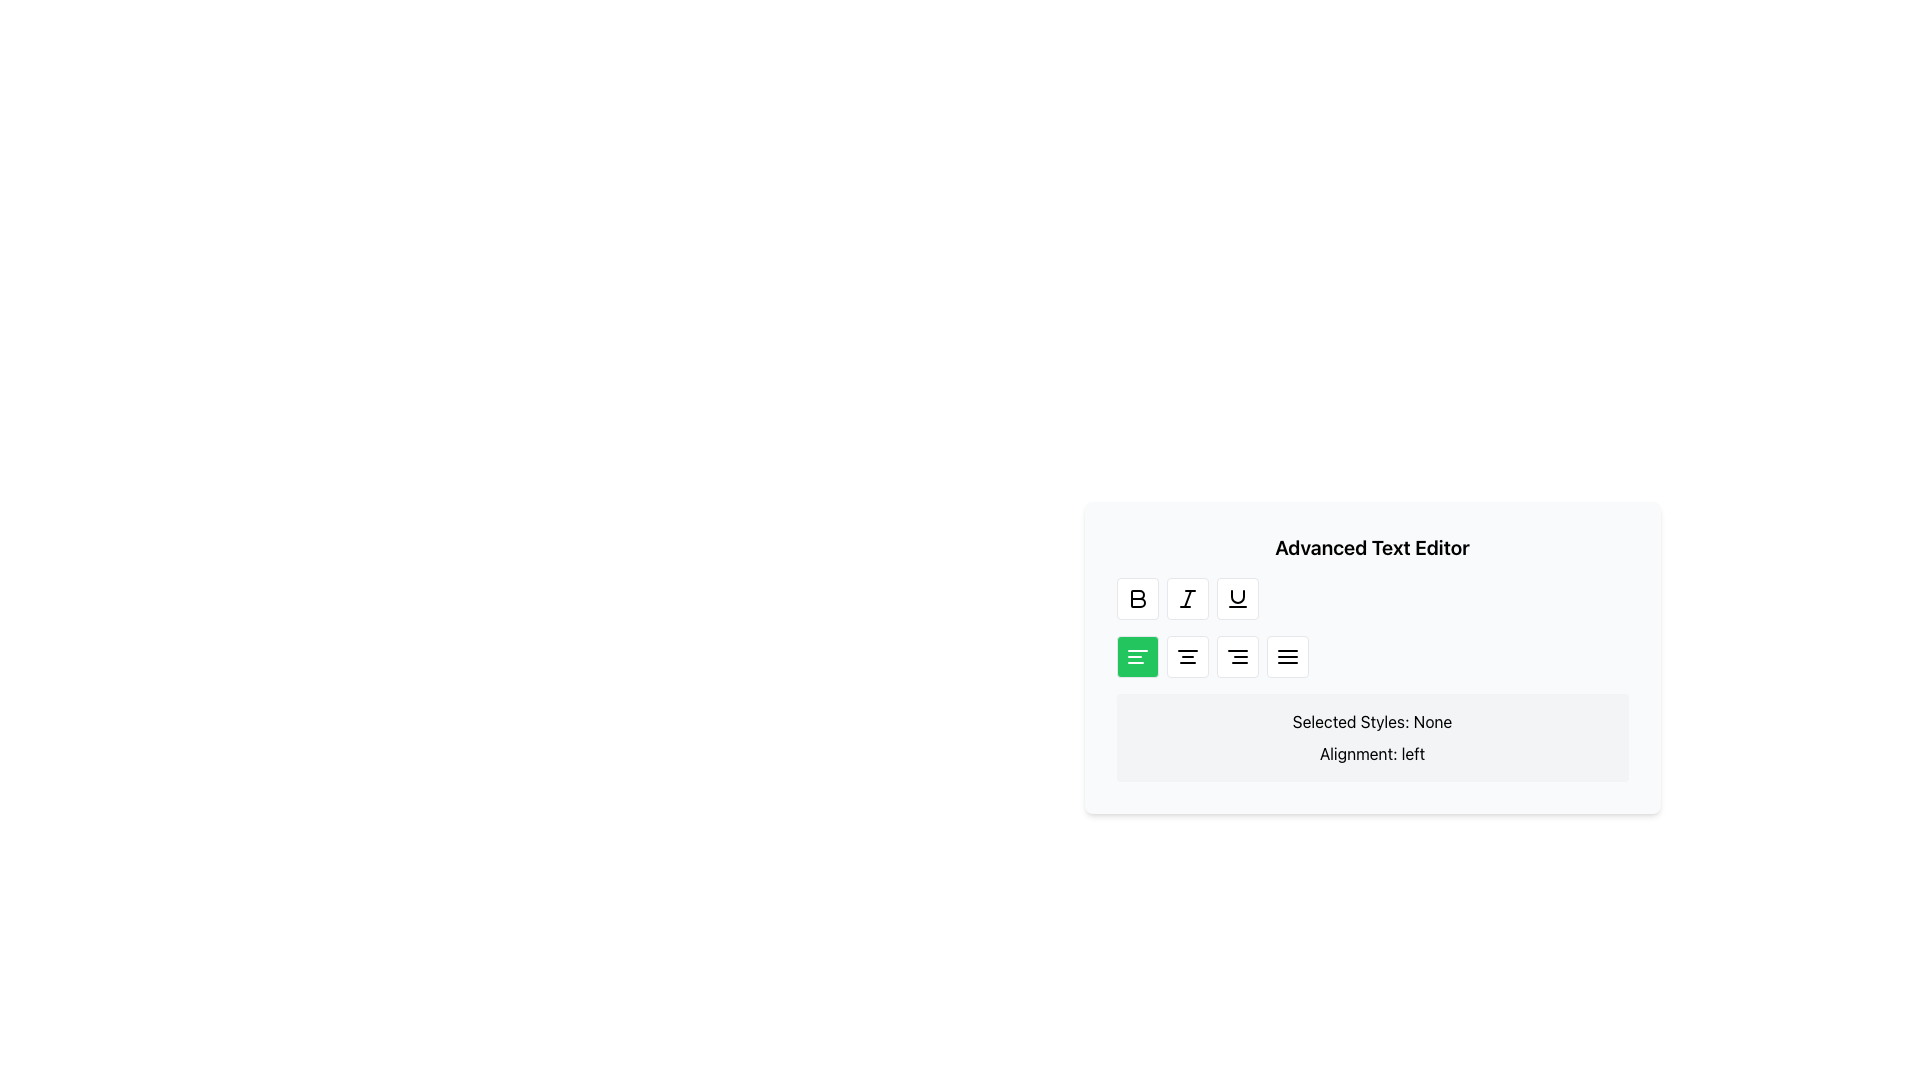  What do you see at coordinates (1371, 737) in the screenshot?
I see `the informational text box displaying 'Selected Styles: None' and 'Alignment: left', located at the bottom of the 'Advanced Text Editor'` at bounding box center [1371, 737].